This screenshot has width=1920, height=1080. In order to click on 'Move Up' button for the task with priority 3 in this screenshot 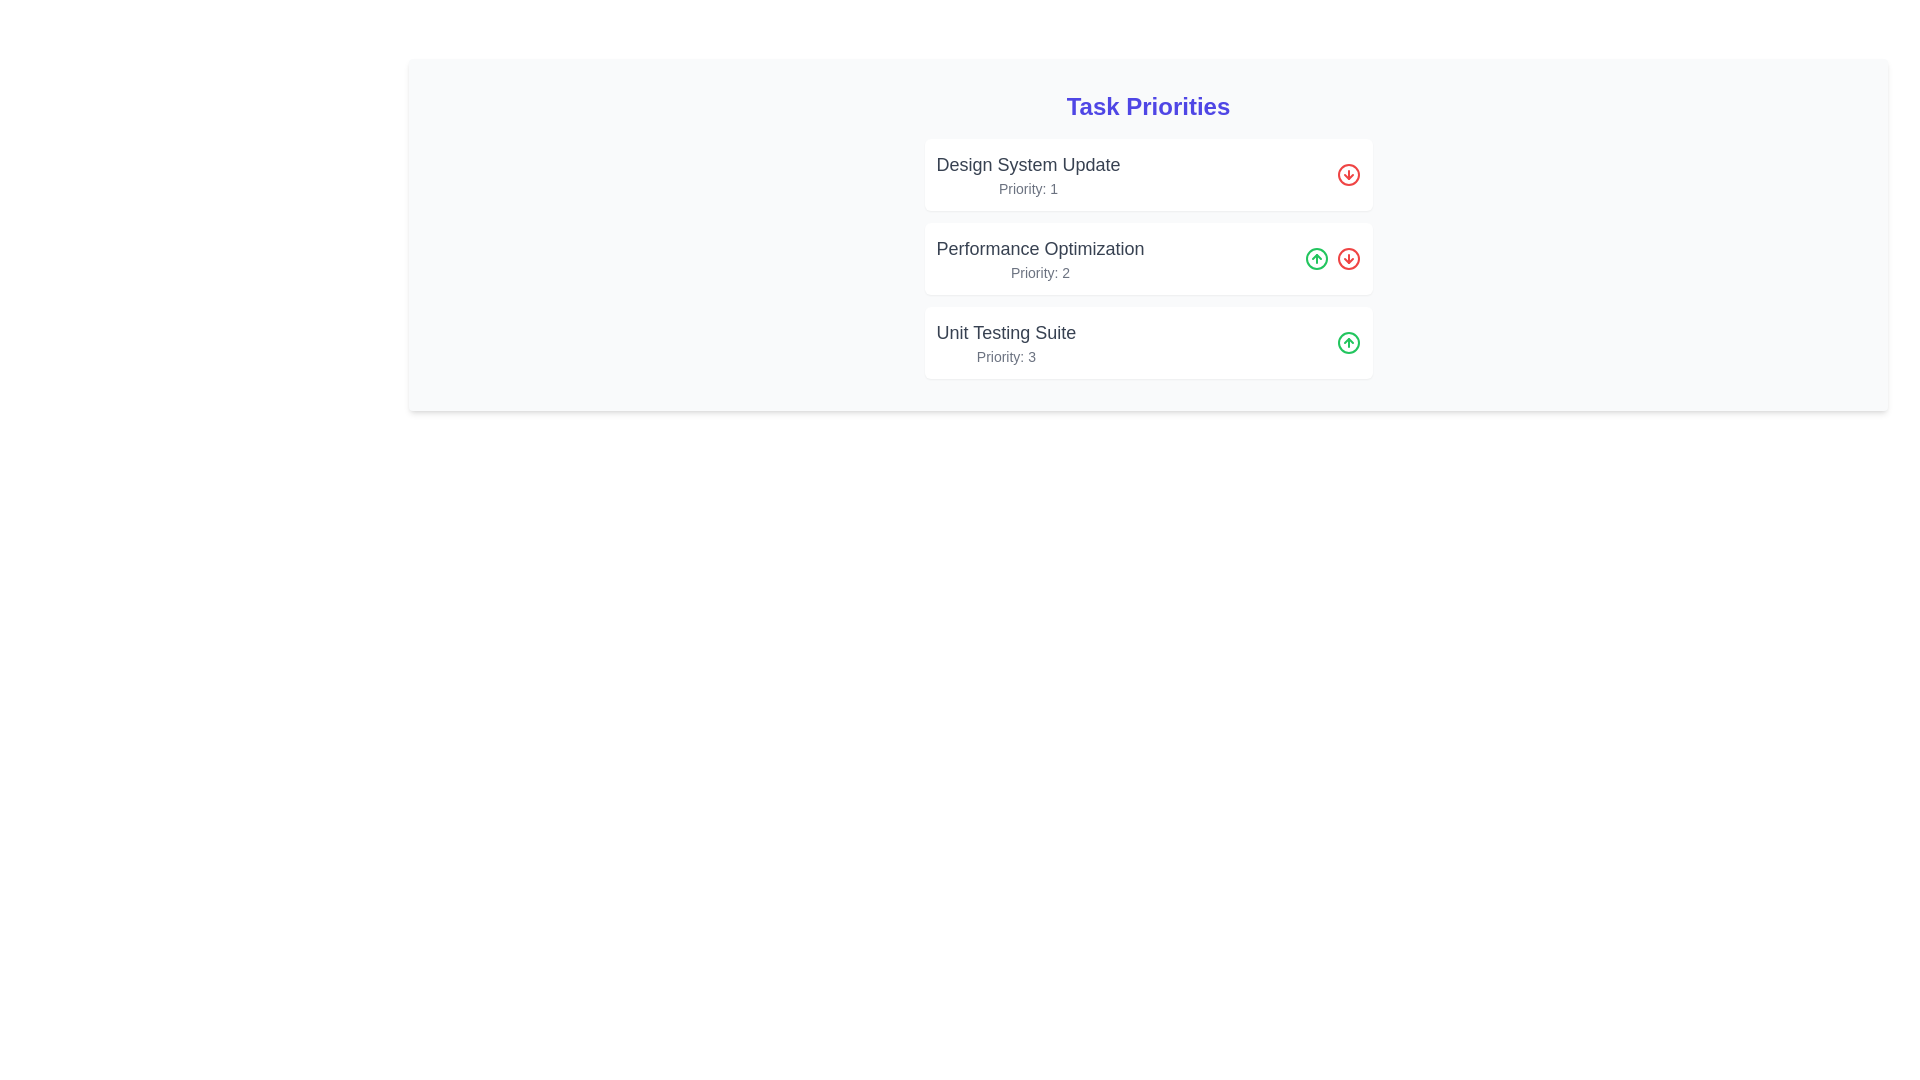, I will do `click(1348, 342)`.